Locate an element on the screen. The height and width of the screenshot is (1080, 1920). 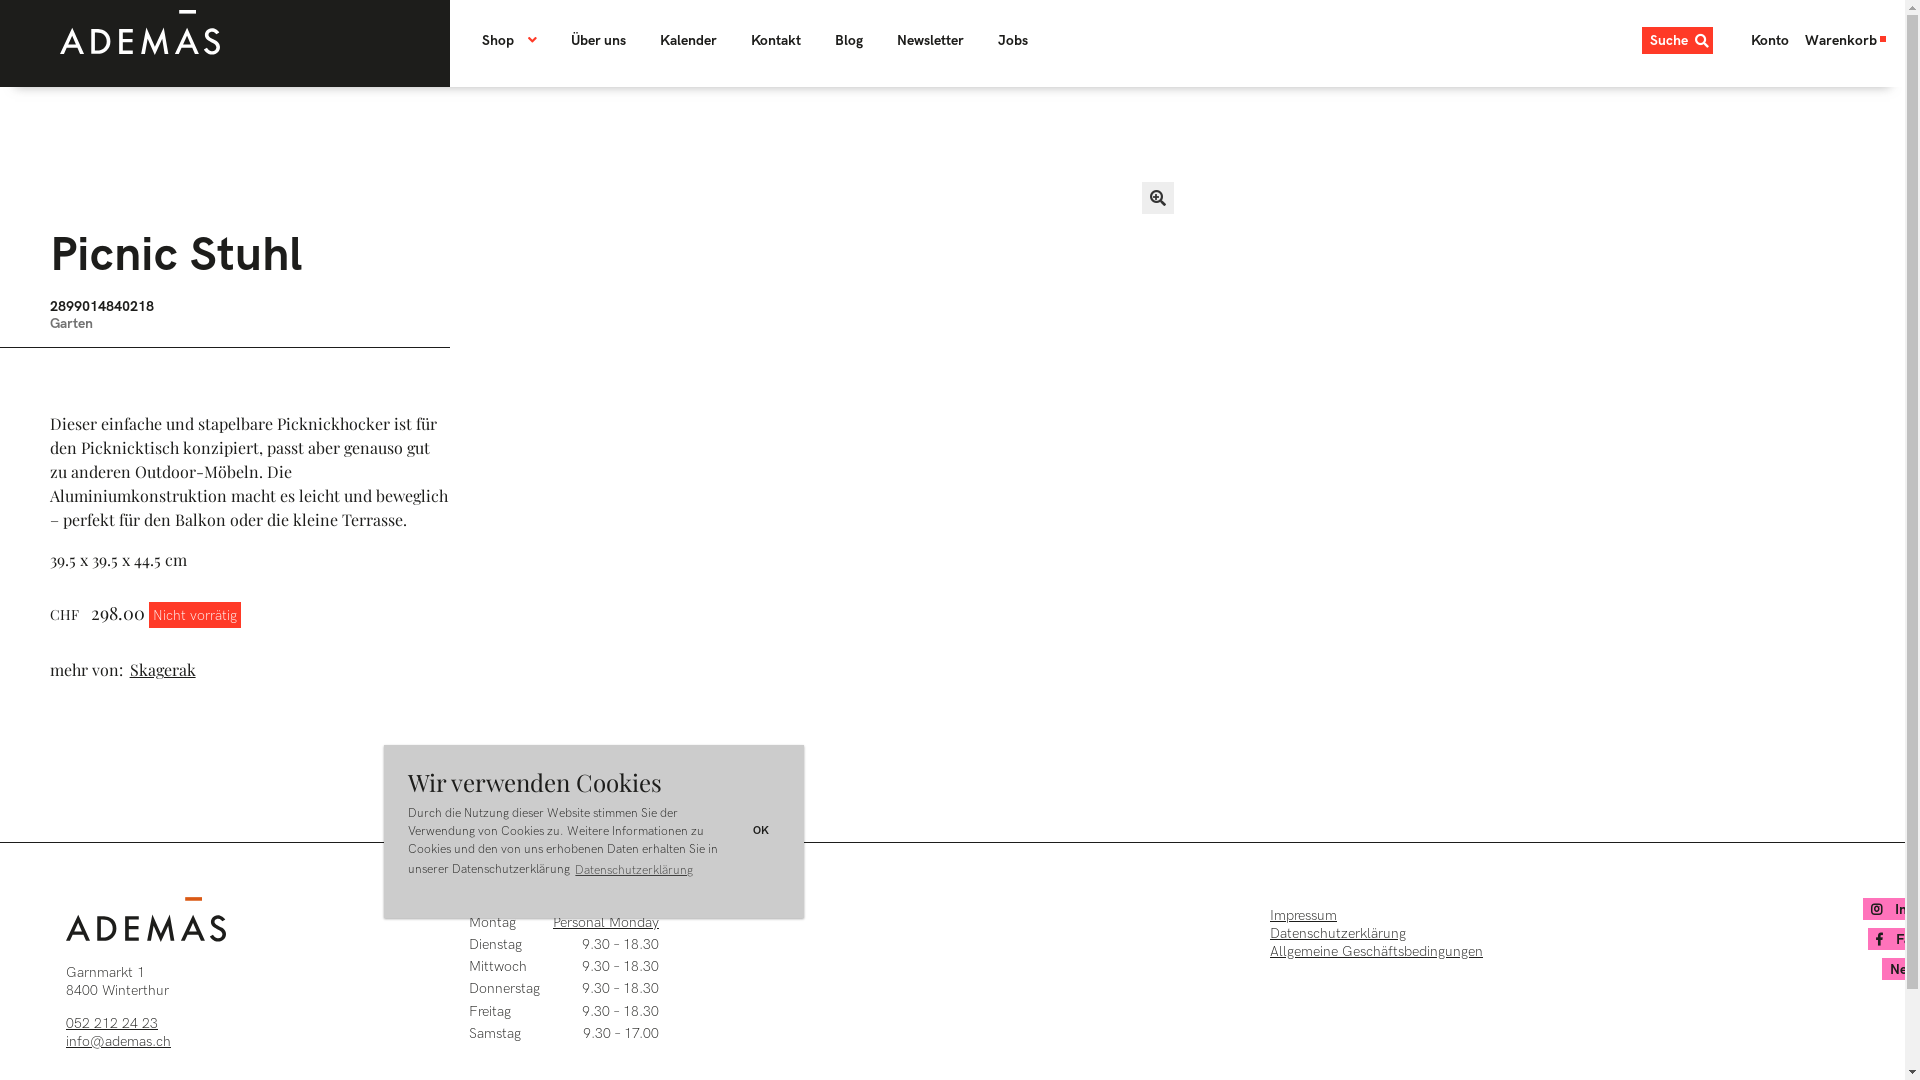
'OK' is located at coordinates (742, 831).